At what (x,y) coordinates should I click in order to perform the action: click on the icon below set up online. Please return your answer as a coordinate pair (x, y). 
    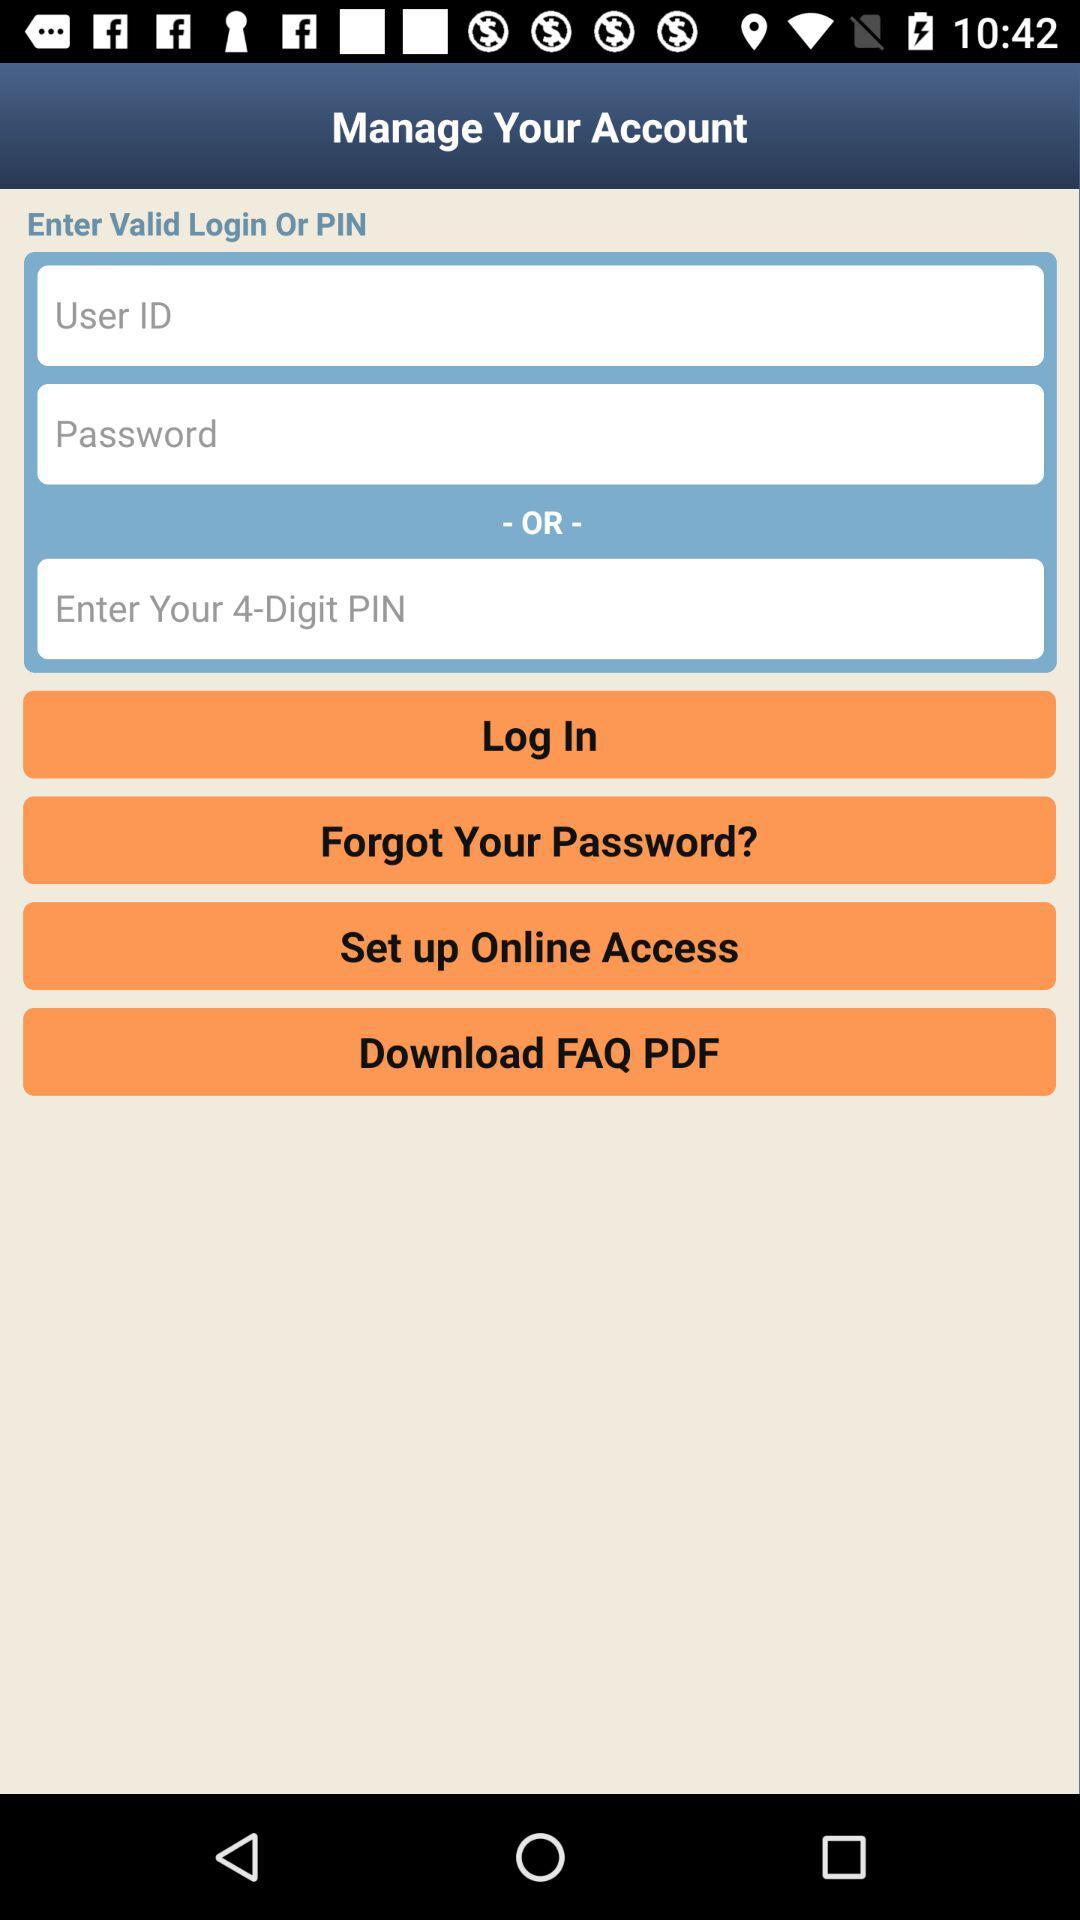
    Looking at the image, I should click on (538, 1050).